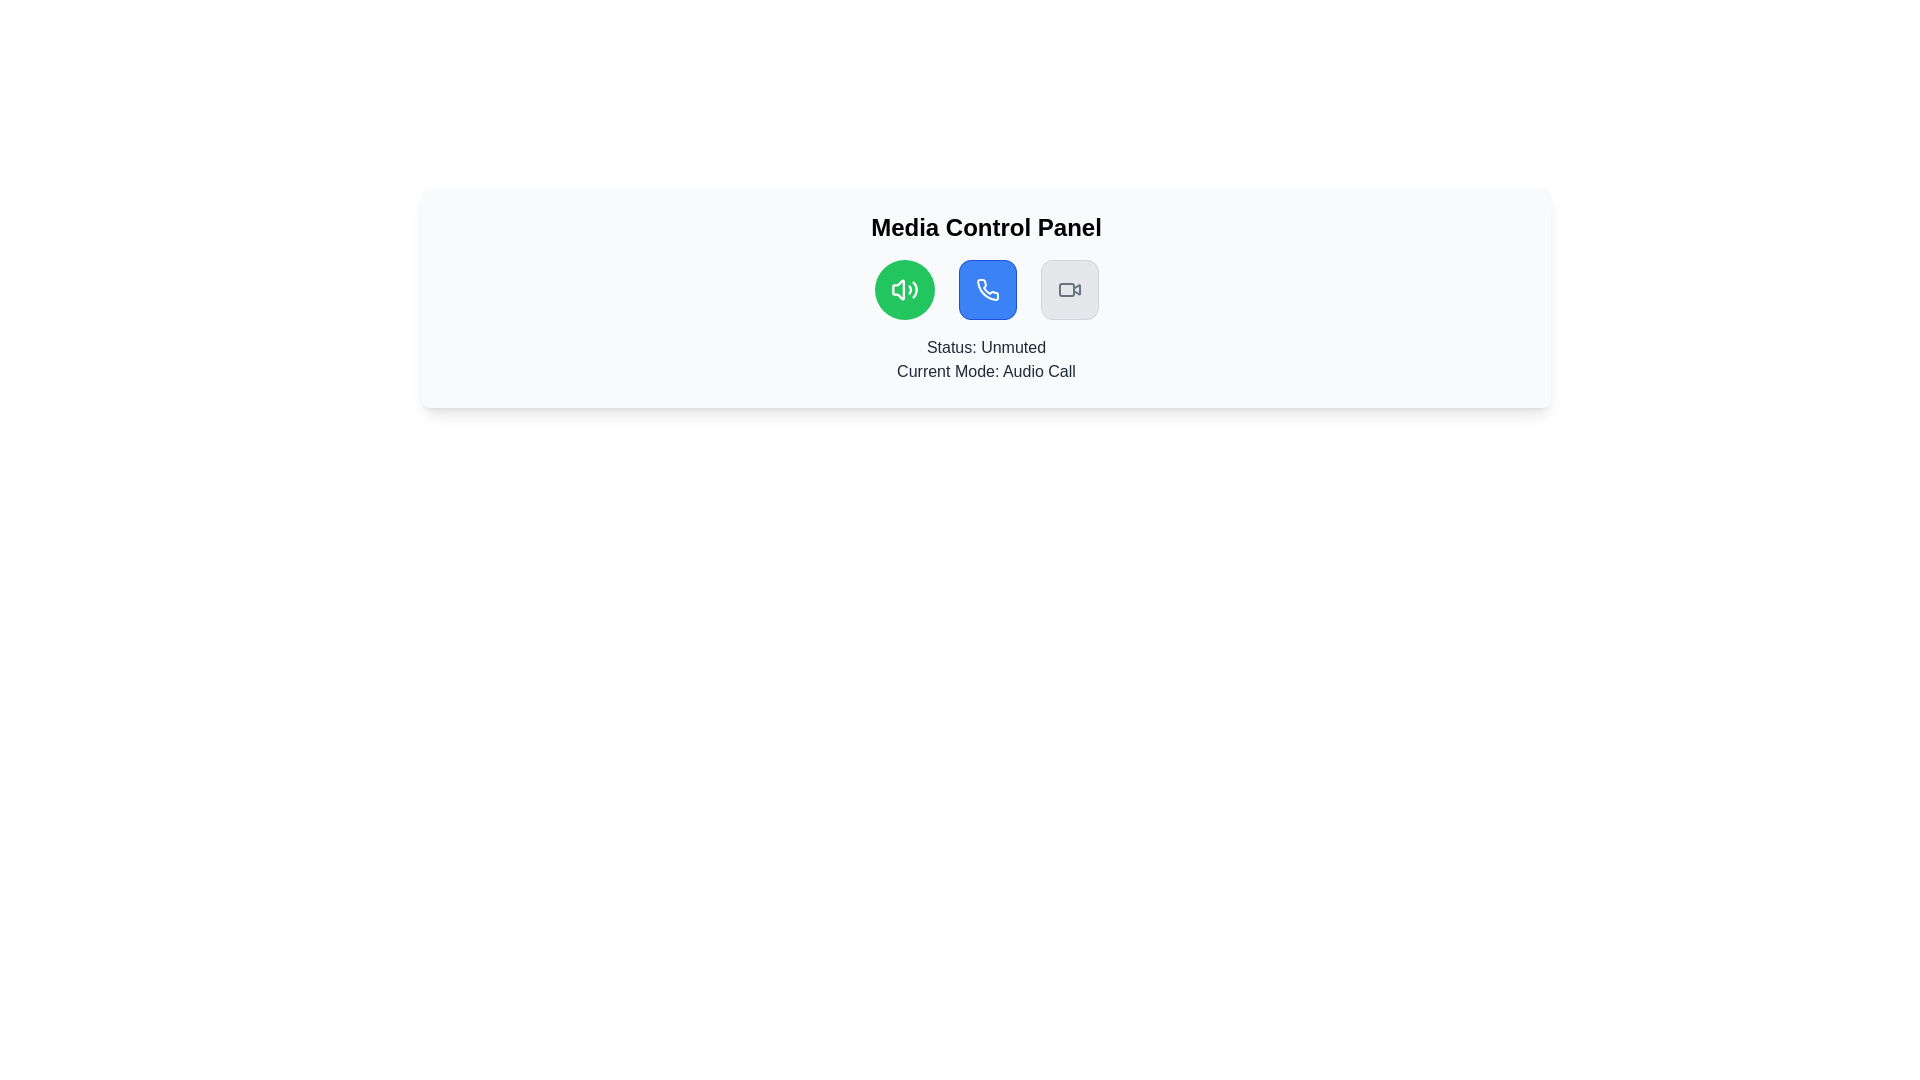  Describe the element at coordinates (987, 289) in the screenshot. I see `the audio mode button, which is the second button in a row of three, located between a green speaker button and a gray video camera button, to switch modes` at that location.